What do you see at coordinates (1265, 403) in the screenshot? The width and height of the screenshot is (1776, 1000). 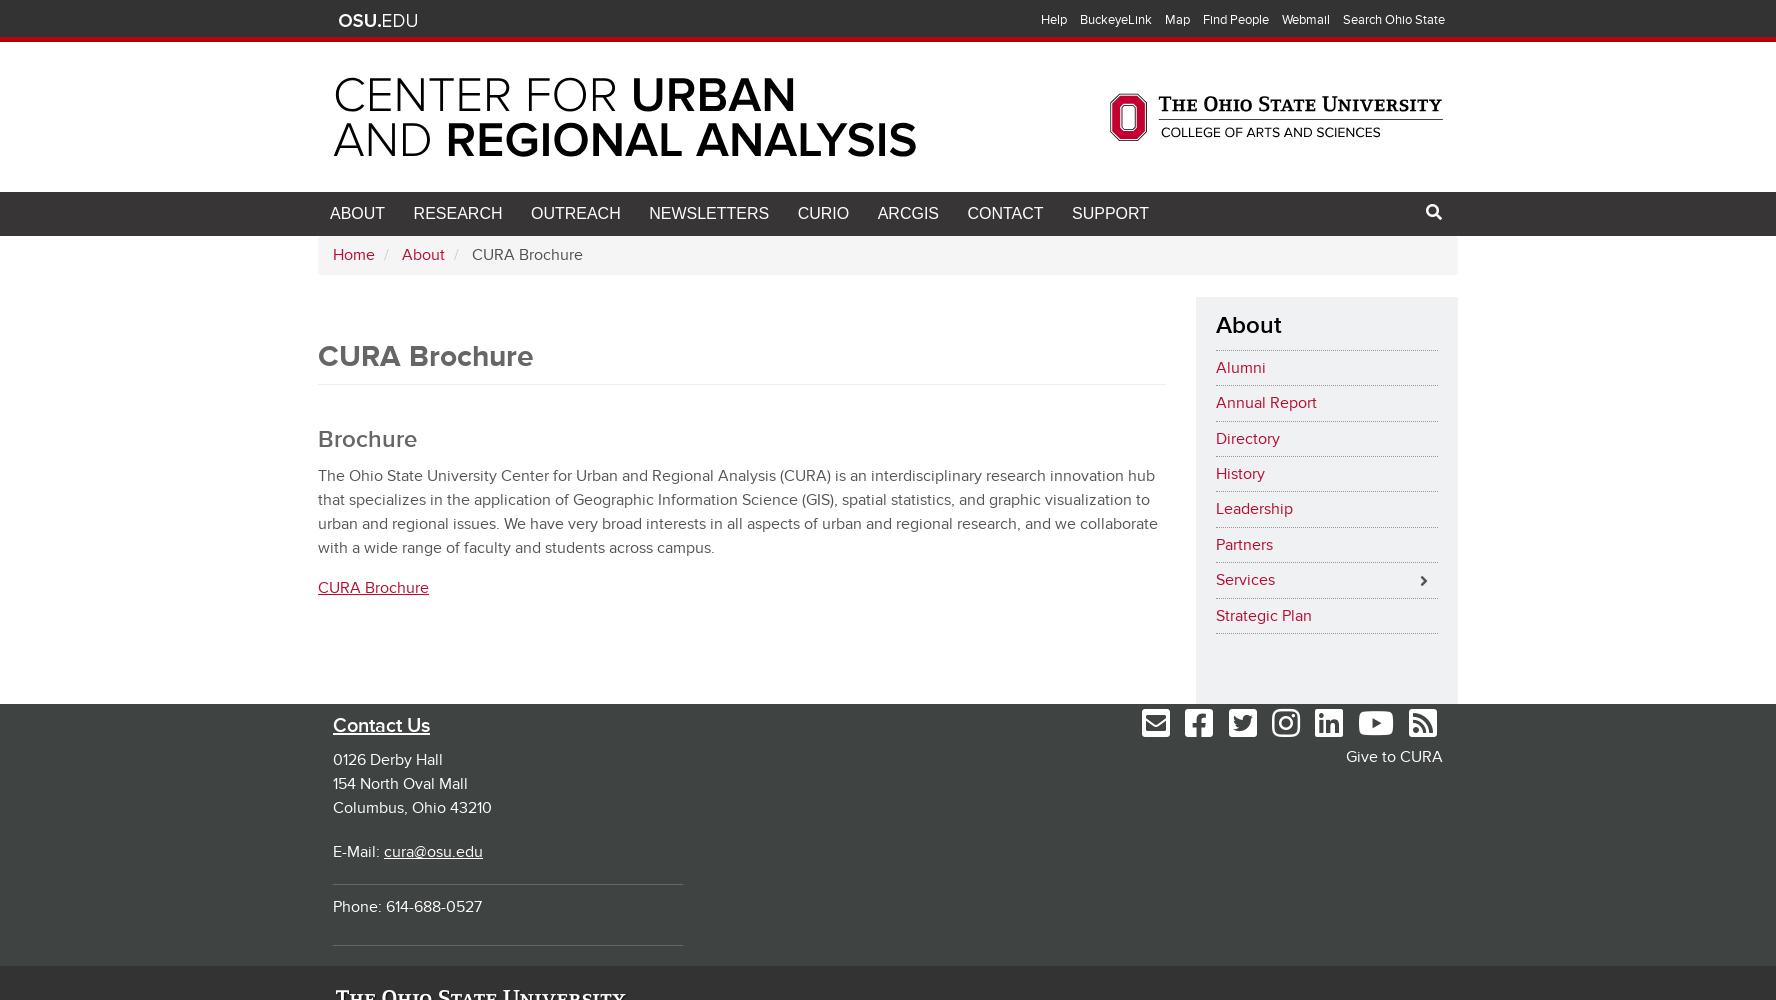 I see `'Annual Report'` at bounding box center [1265, 403].